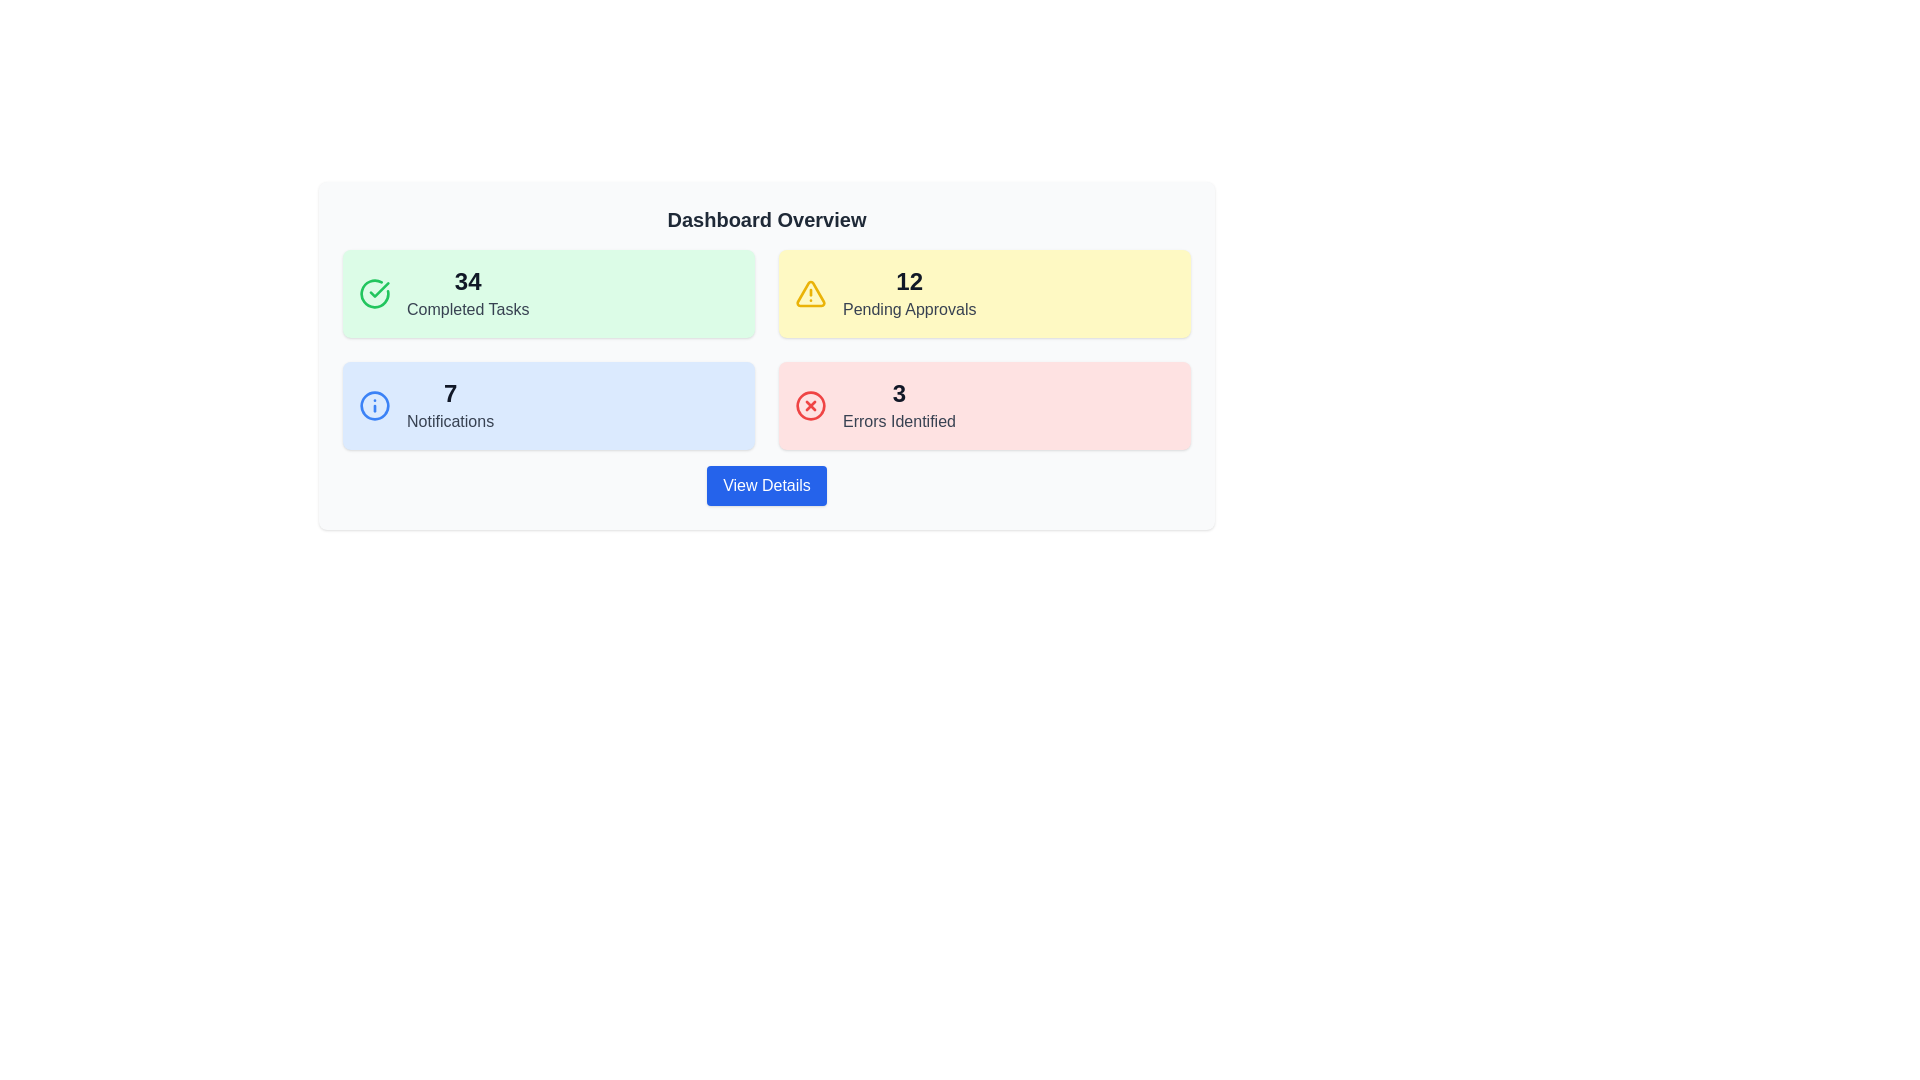  Describe the element at coordinates (898, 405) in the screenshot. I see `informational text block displaying the bold numeral '3' followed by 'Errors Identified' inside the red rectangular card in the bottom-right section of the dashboard` at that location.